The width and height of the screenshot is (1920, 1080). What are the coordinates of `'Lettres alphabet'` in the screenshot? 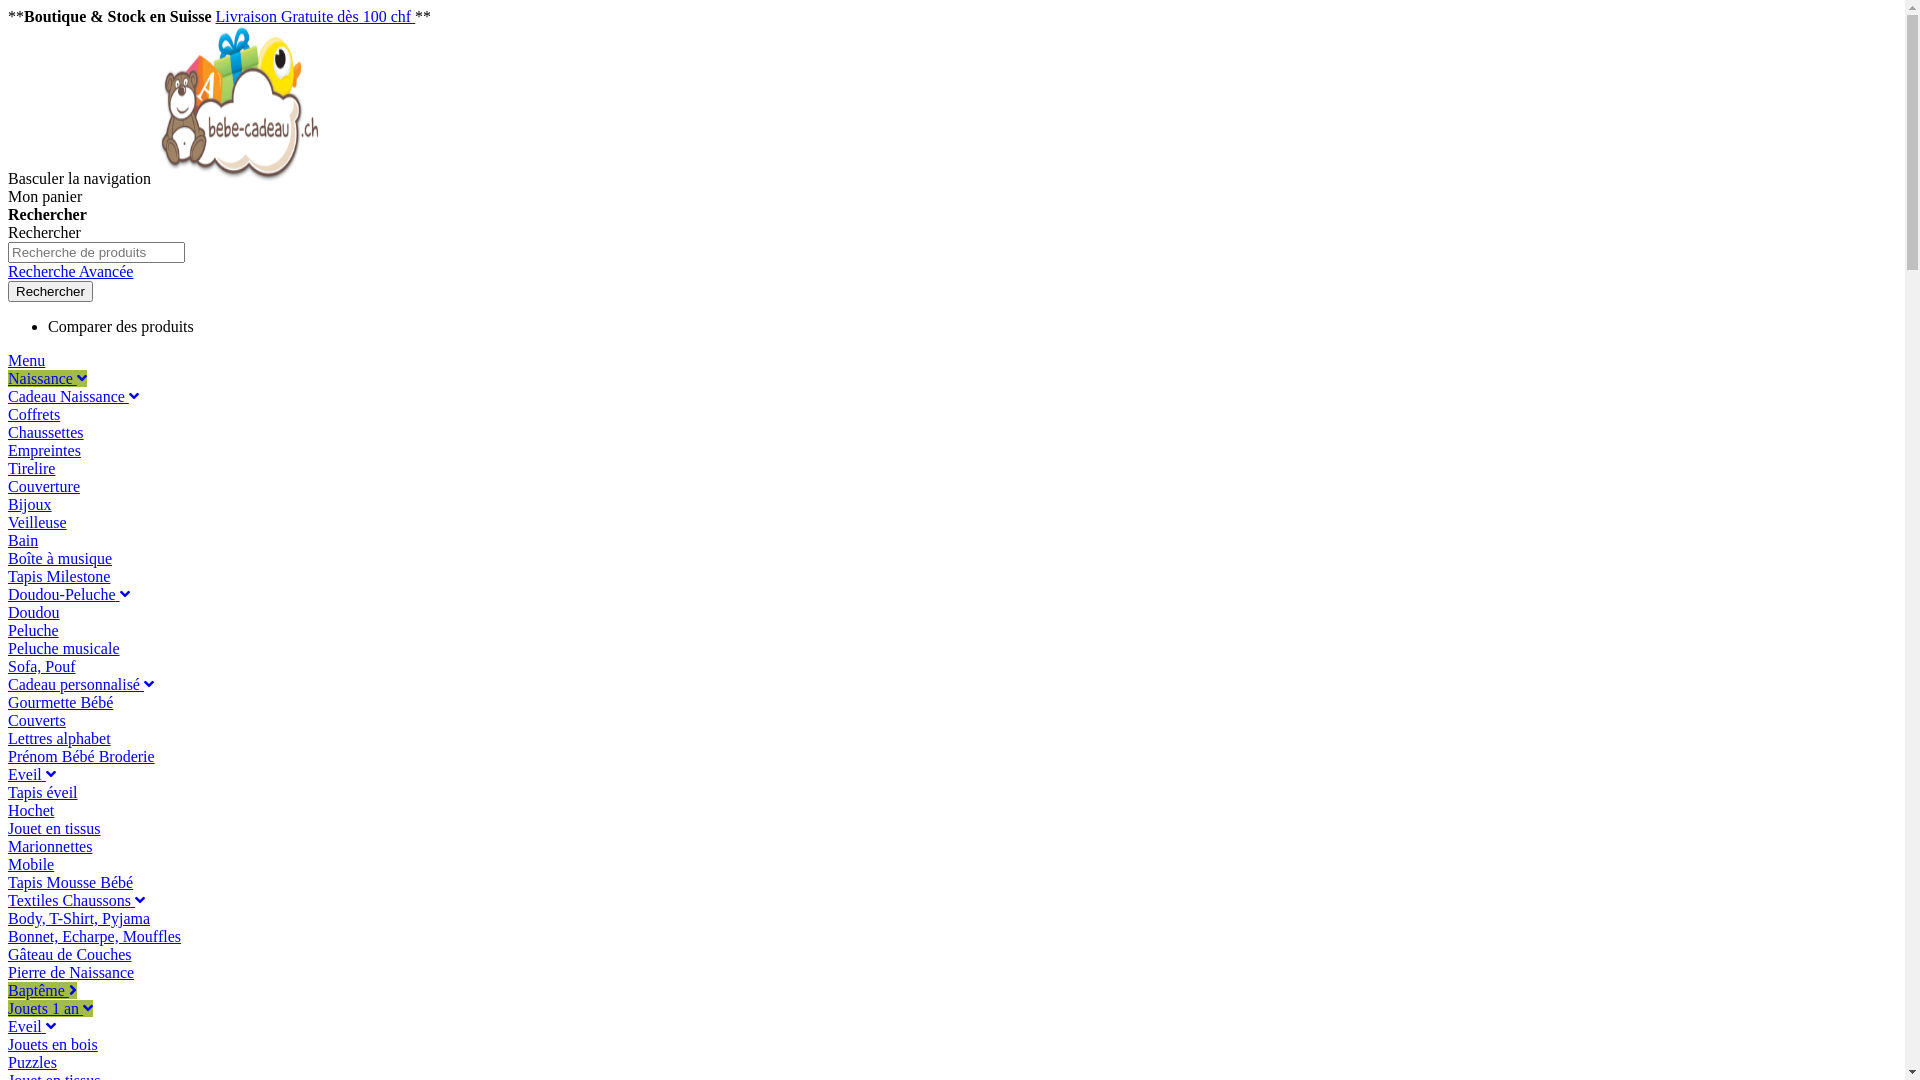 It's located at (8, 738).